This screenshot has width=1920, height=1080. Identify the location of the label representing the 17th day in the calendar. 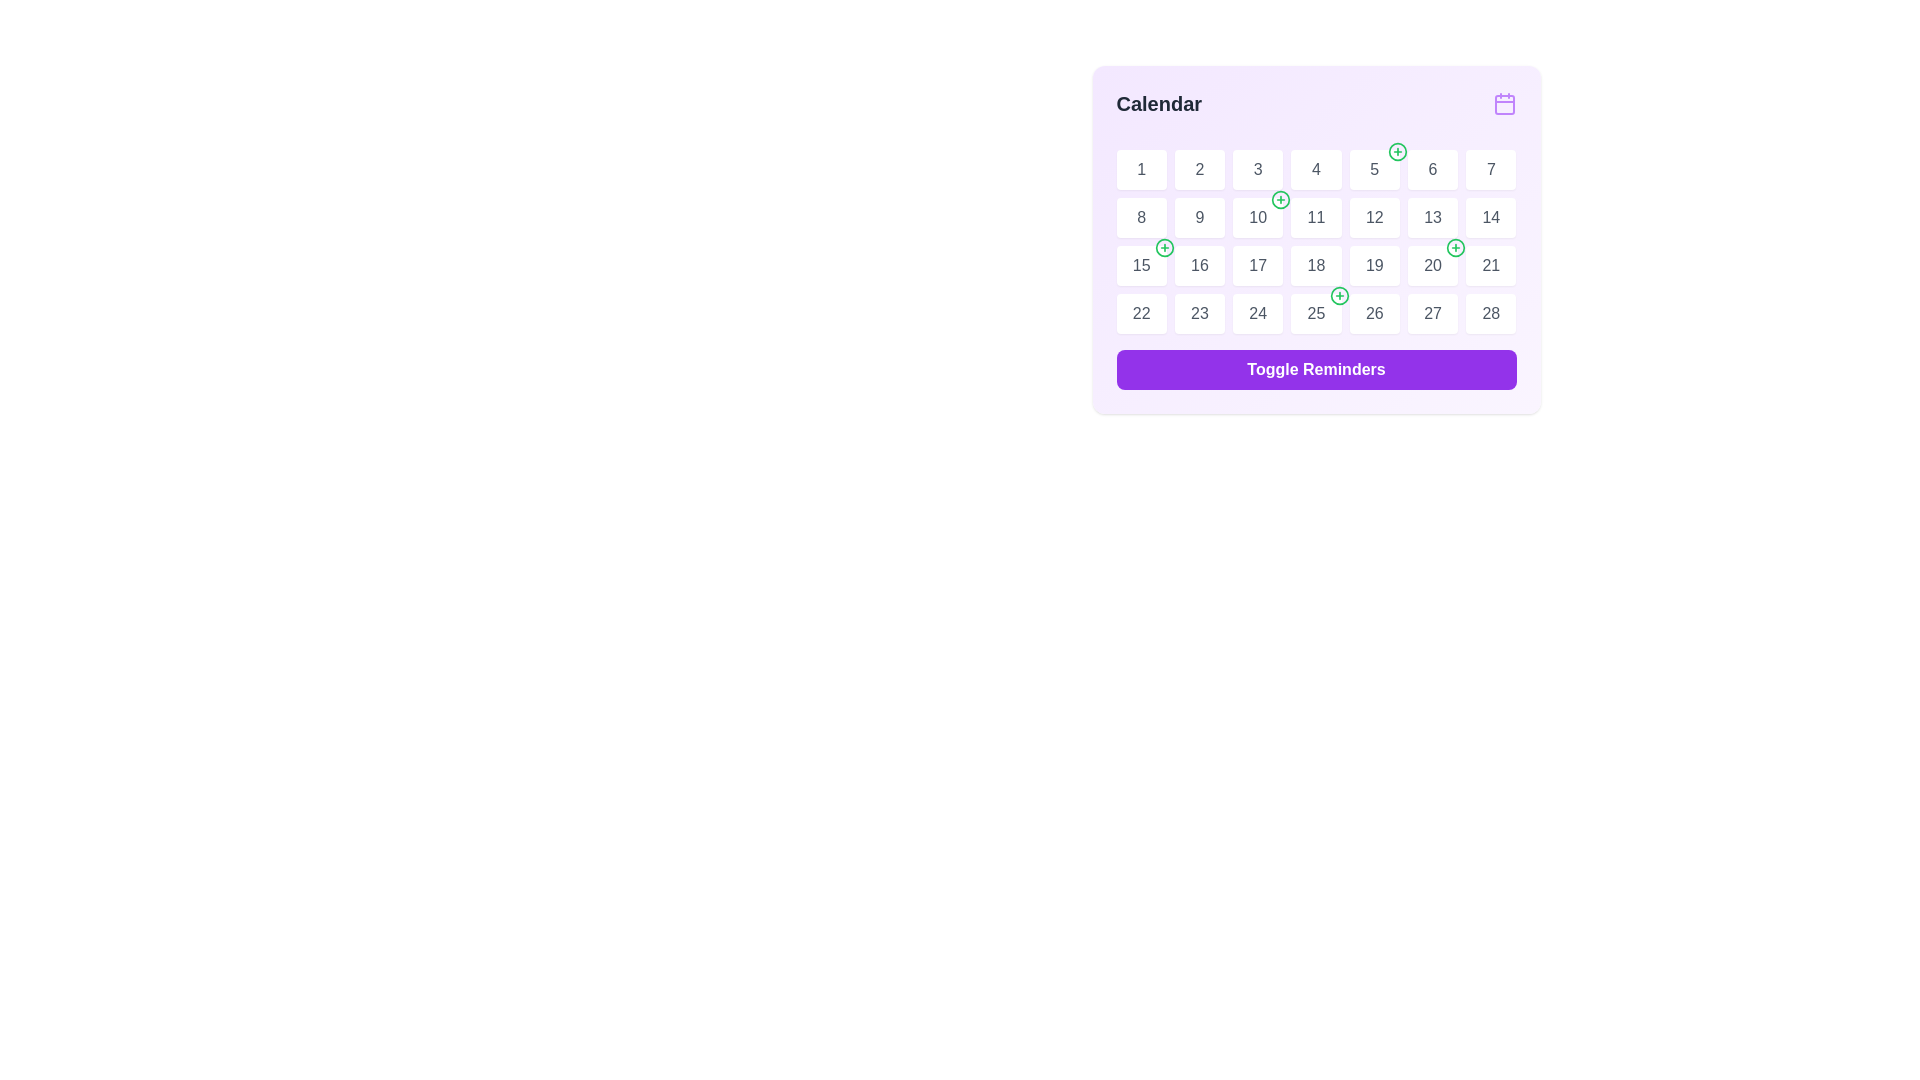
(1257, 264).